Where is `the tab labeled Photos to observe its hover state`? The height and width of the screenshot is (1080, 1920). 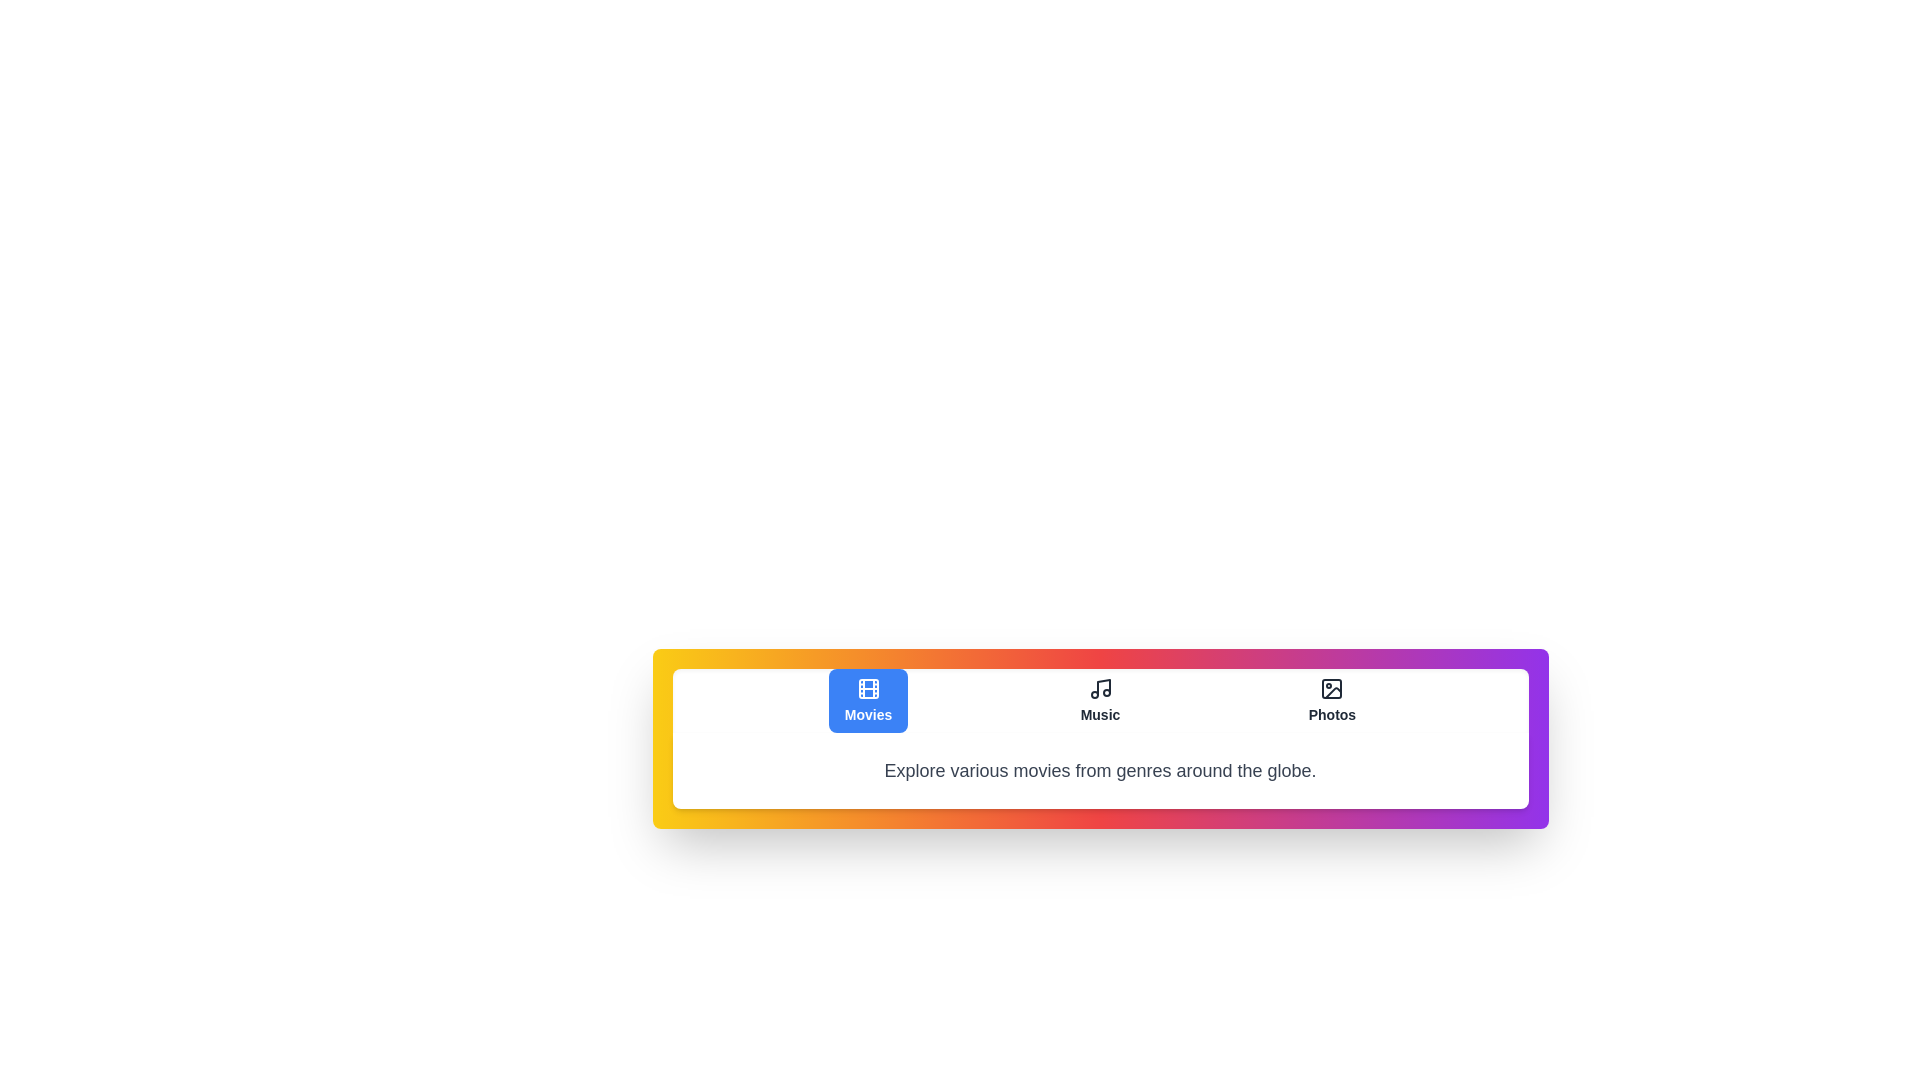 the tab labeled Photos to observe its hover state is located at coordinates (1332, 700).